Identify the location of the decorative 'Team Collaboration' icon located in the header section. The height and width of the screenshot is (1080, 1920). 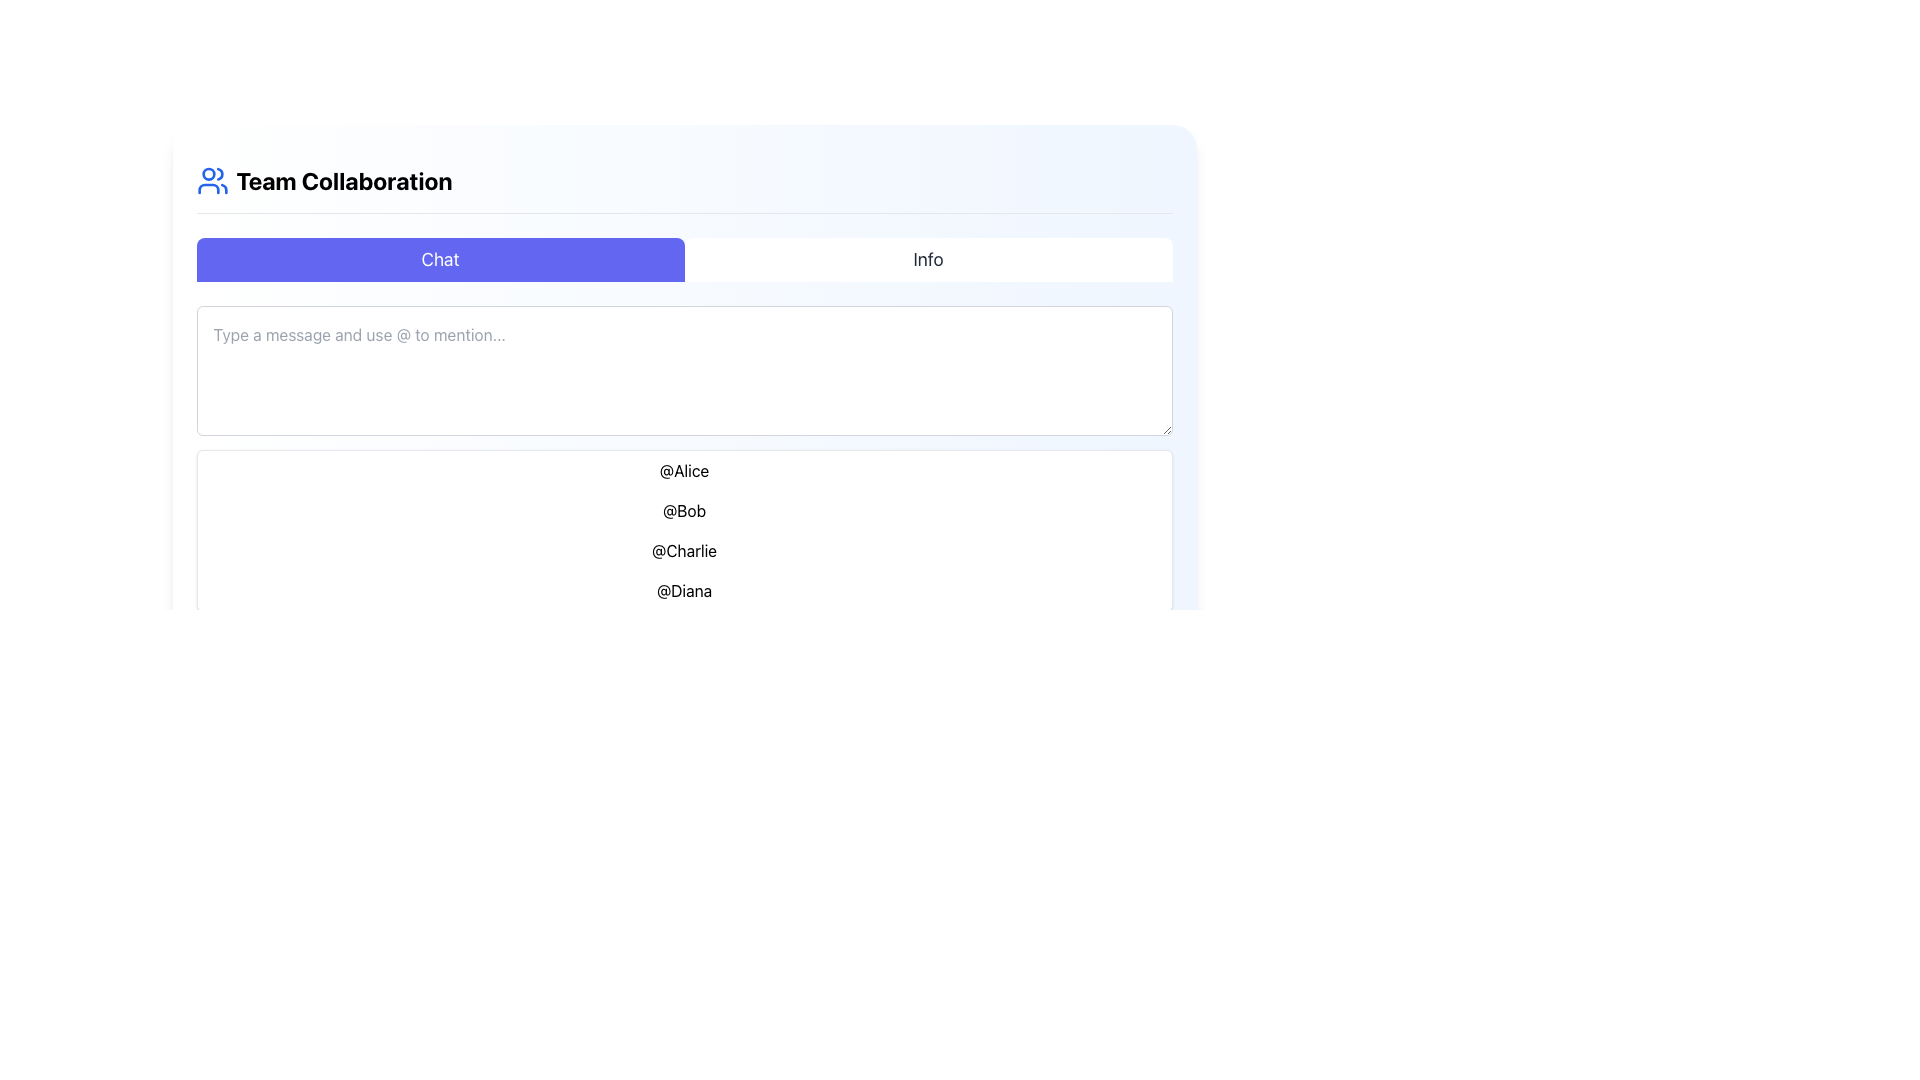
(212, 181).